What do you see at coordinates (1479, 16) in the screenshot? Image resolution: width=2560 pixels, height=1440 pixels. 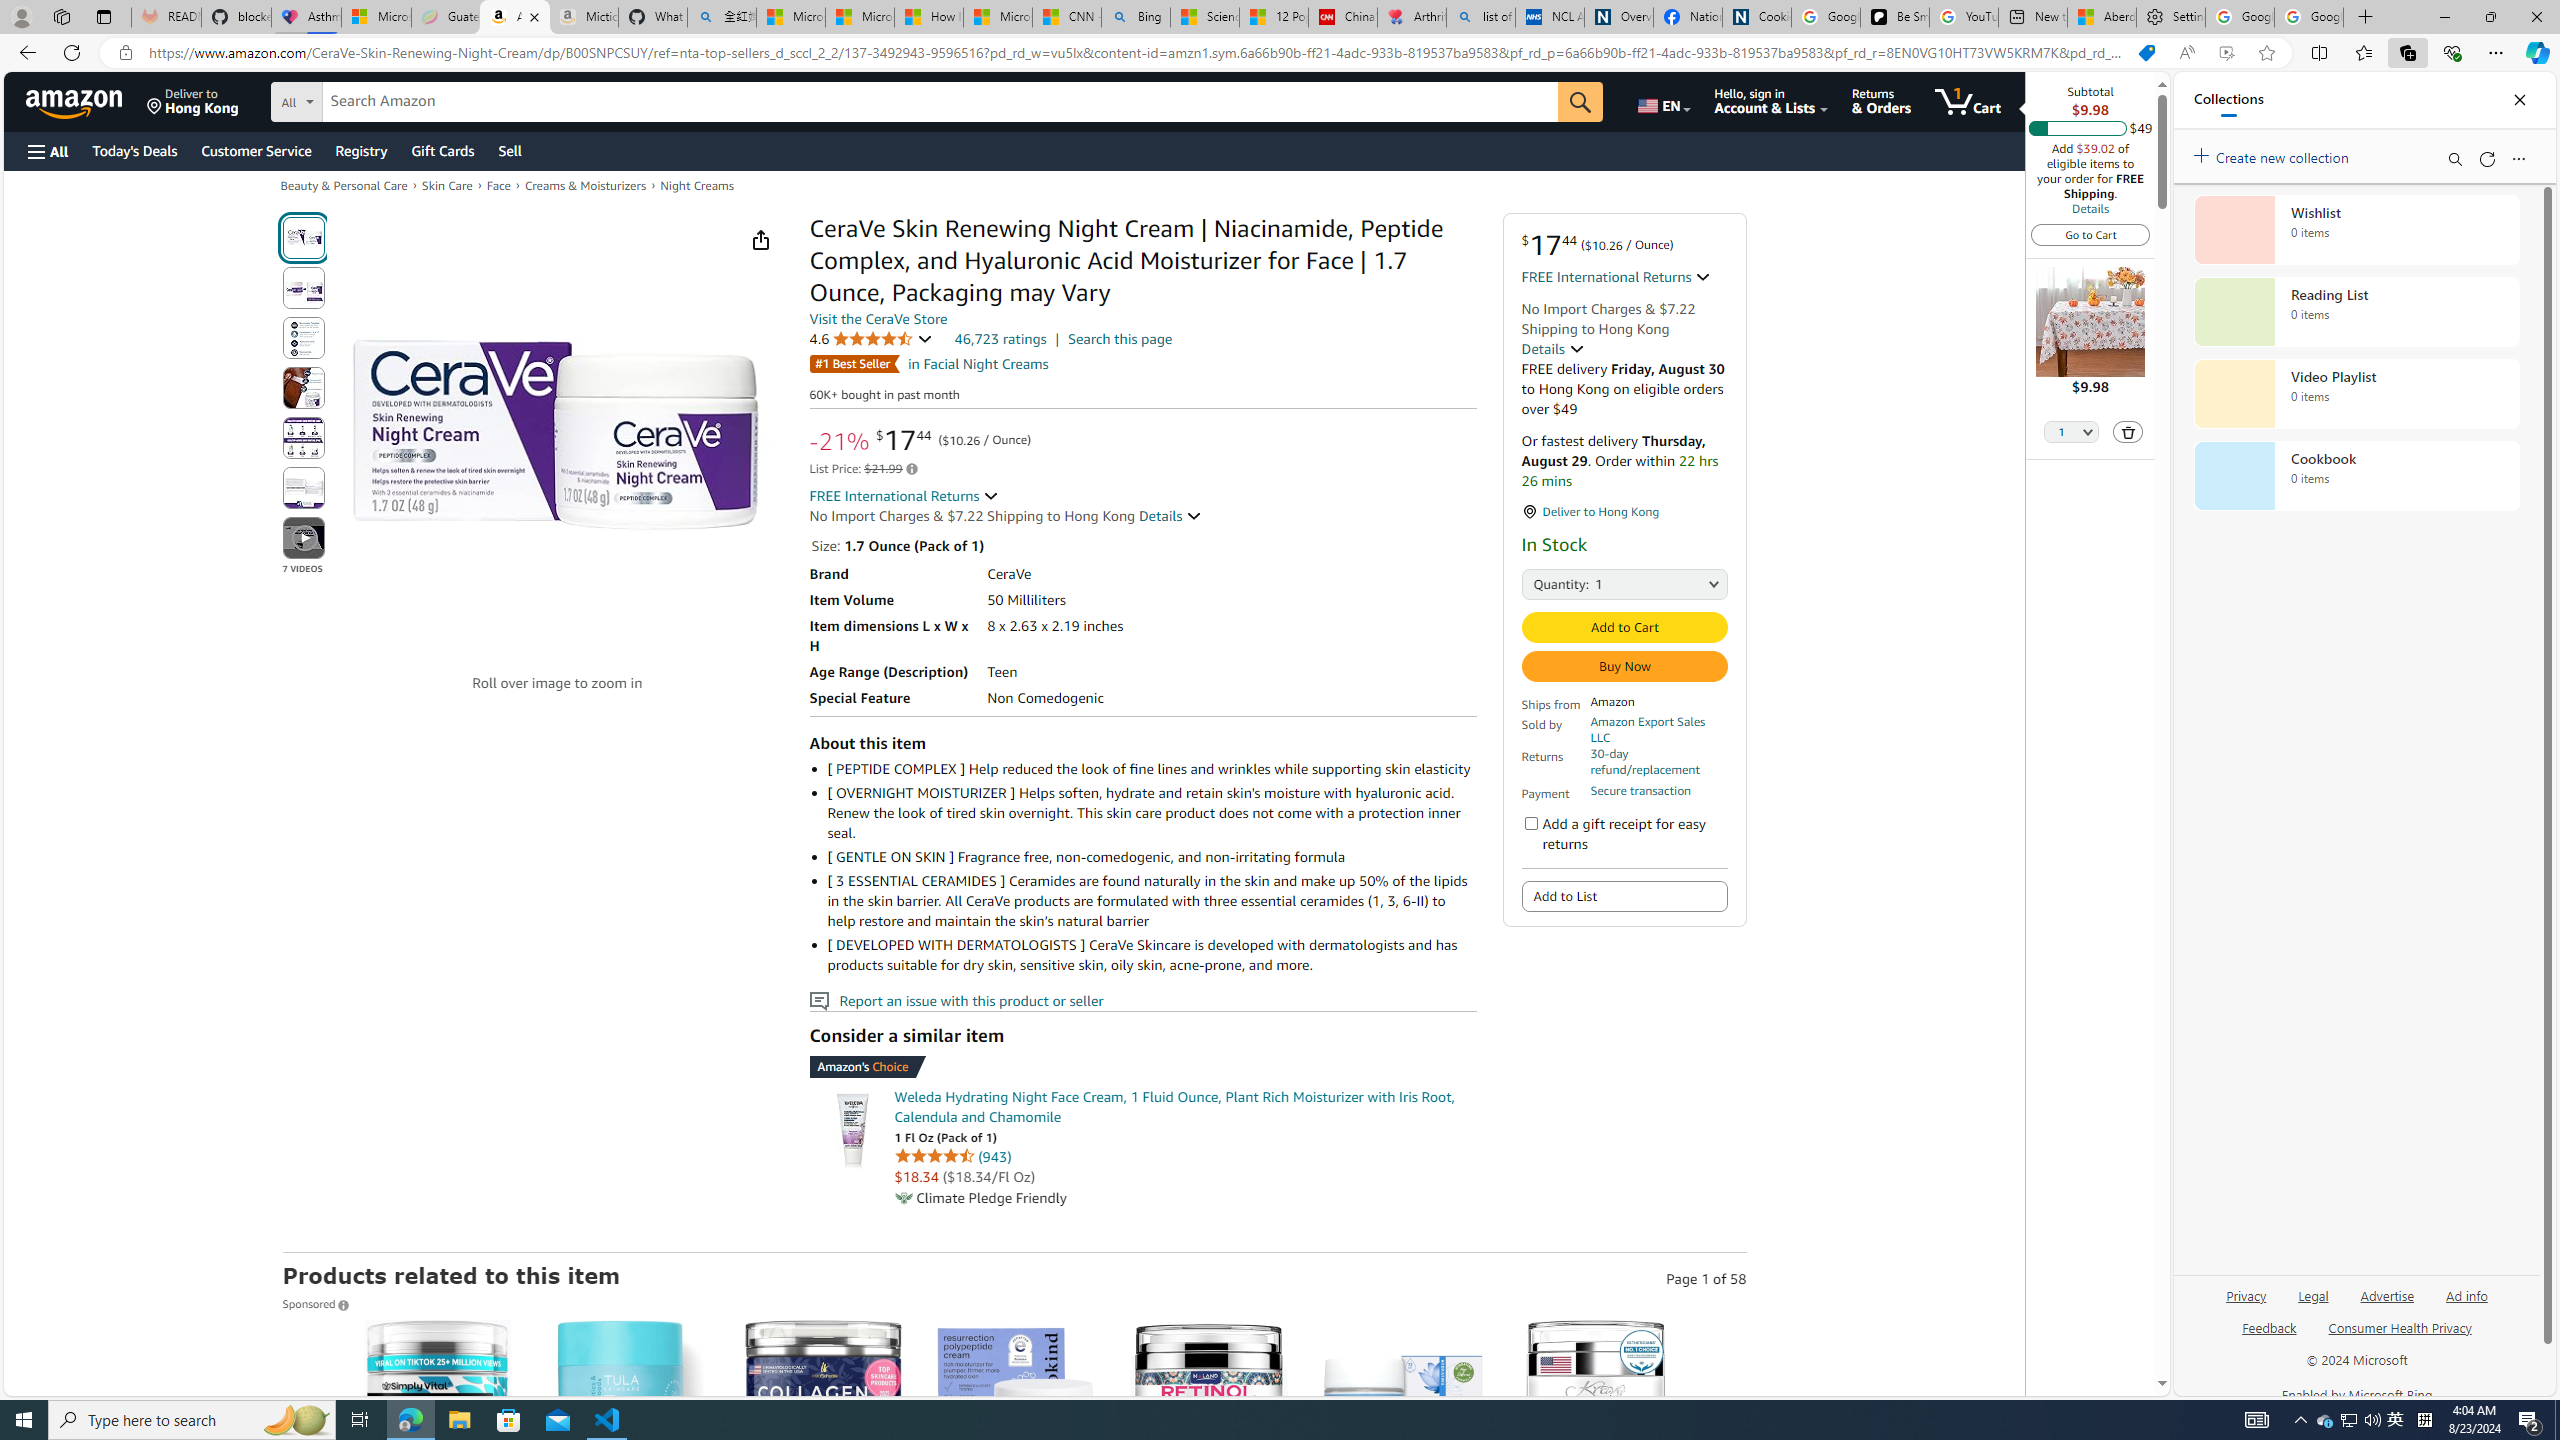 I see `'list of asthma inhalers uk - Search'` at bounding box center [1479, 16].